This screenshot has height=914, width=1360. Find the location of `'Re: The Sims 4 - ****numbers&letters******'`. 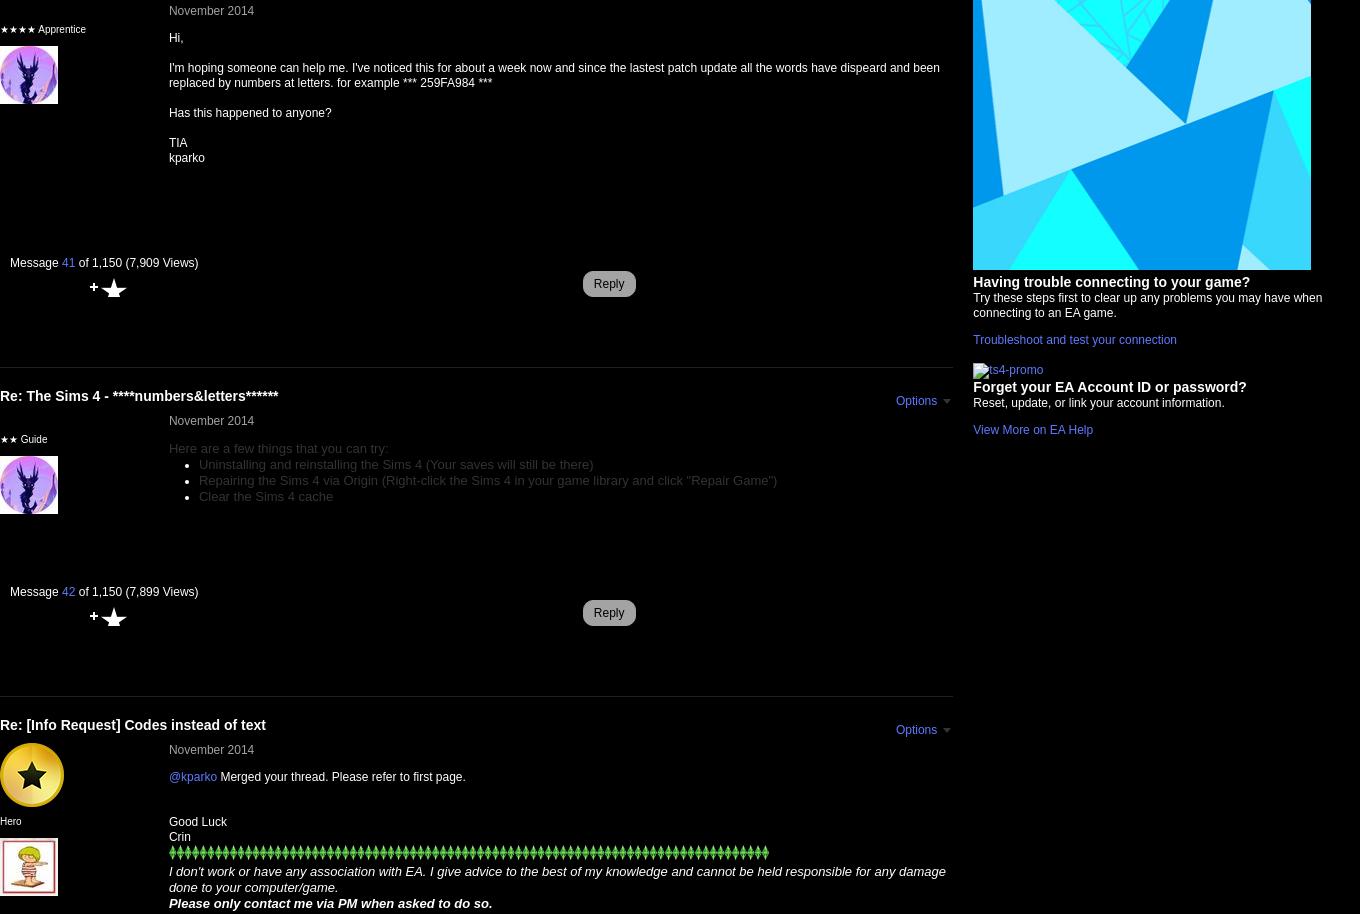

'Re: The Sims 4 - ****numbers&letters******' is located at coordinates (138, 396).